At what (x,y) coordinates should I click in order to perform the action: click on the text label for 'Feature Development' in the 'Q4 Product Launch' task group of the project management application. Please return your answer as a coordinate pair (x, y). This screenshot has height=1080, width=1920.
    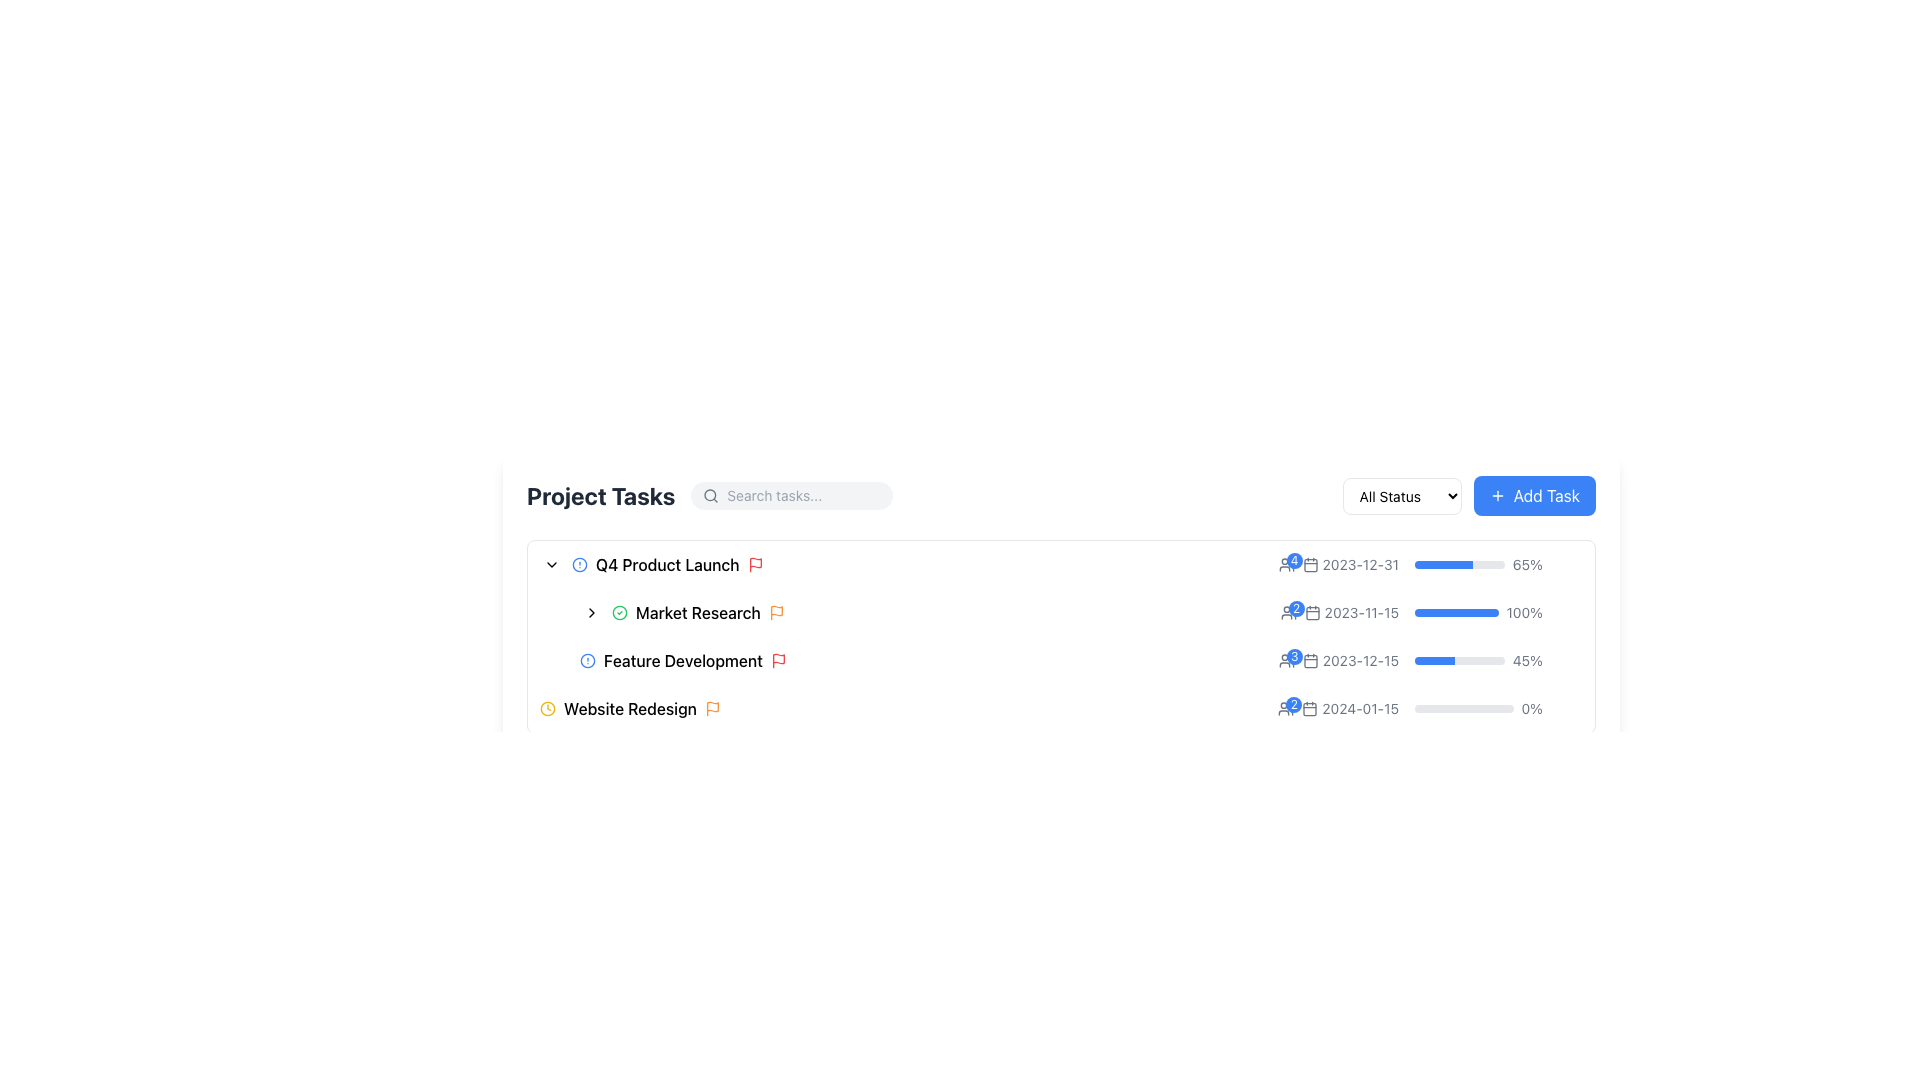
    Looking at the image, I should click on (683, 660).